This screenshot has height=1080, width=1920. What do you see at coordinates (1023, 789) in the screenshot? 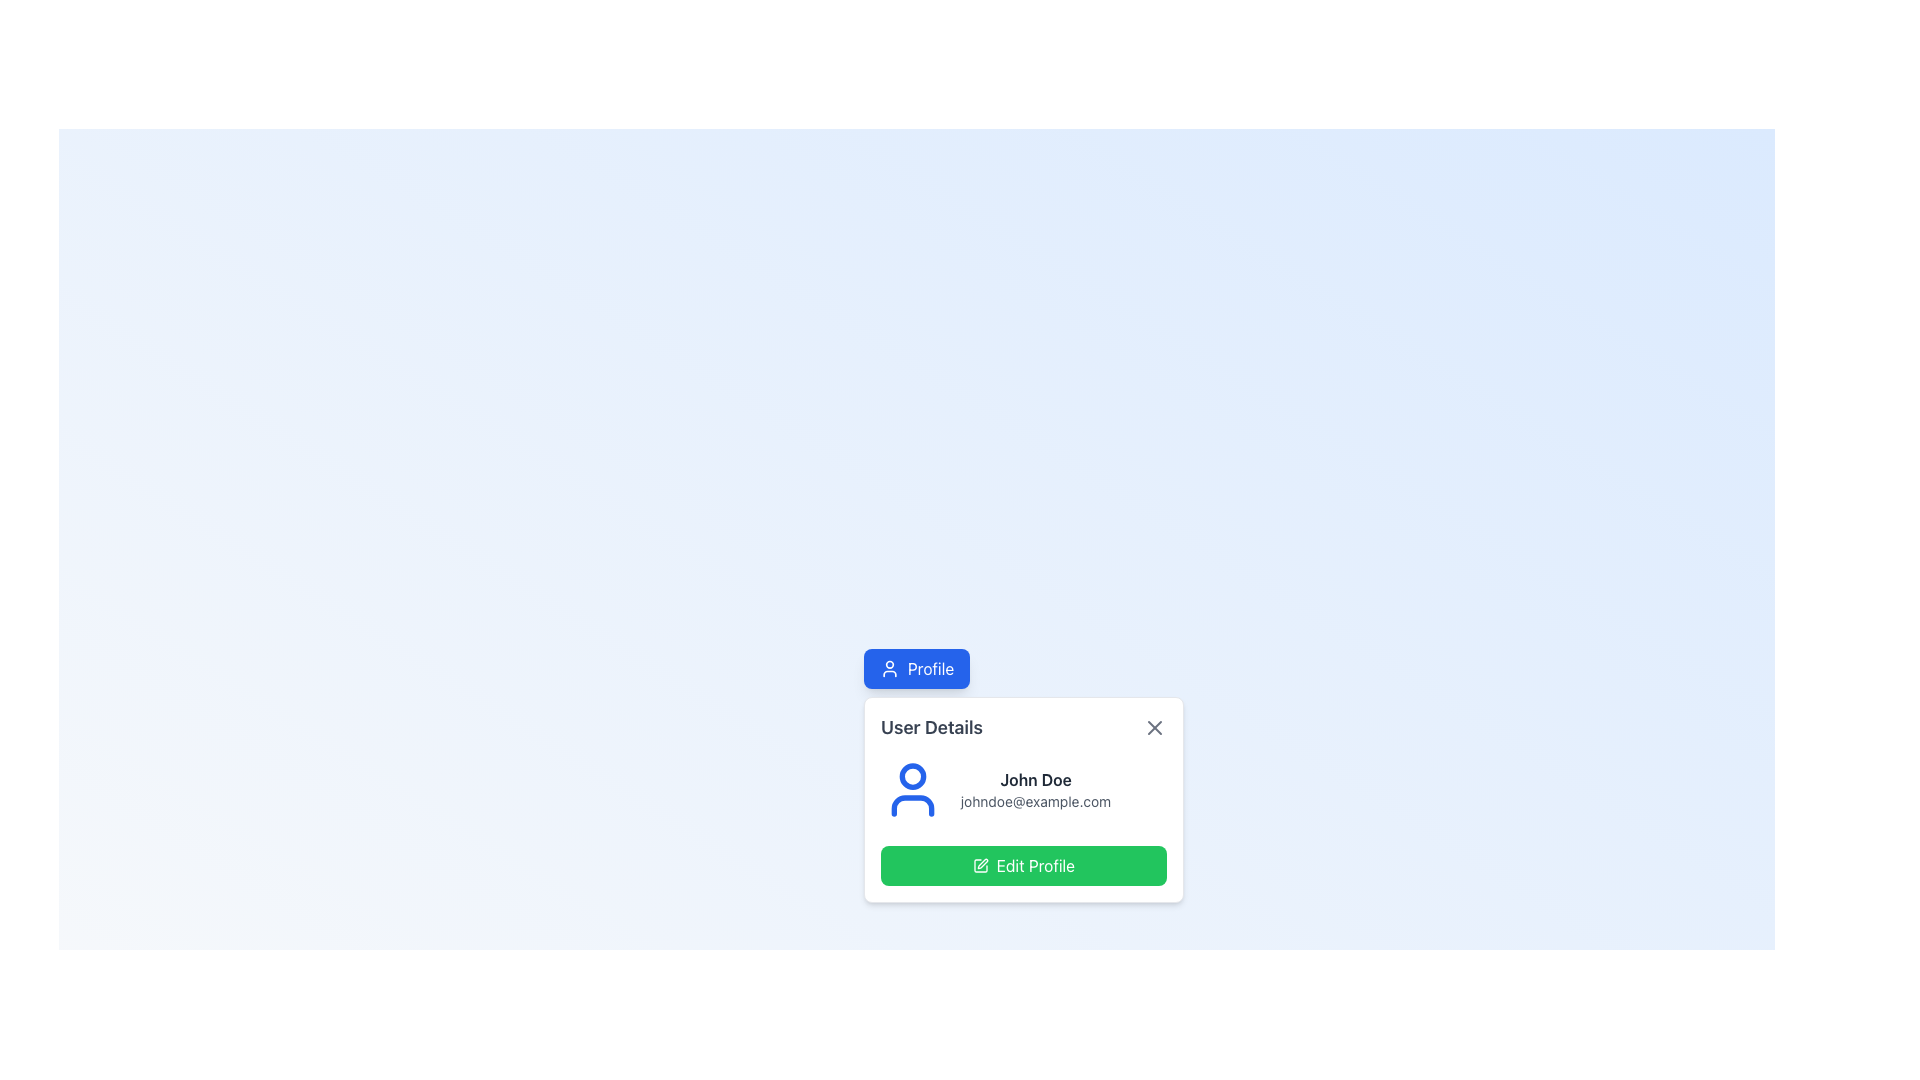
I see `the user information element displaying the user's name and email address in the 'User Details' modal, located above the 'Edit Profile' button` at bounding box center [1023, 789].